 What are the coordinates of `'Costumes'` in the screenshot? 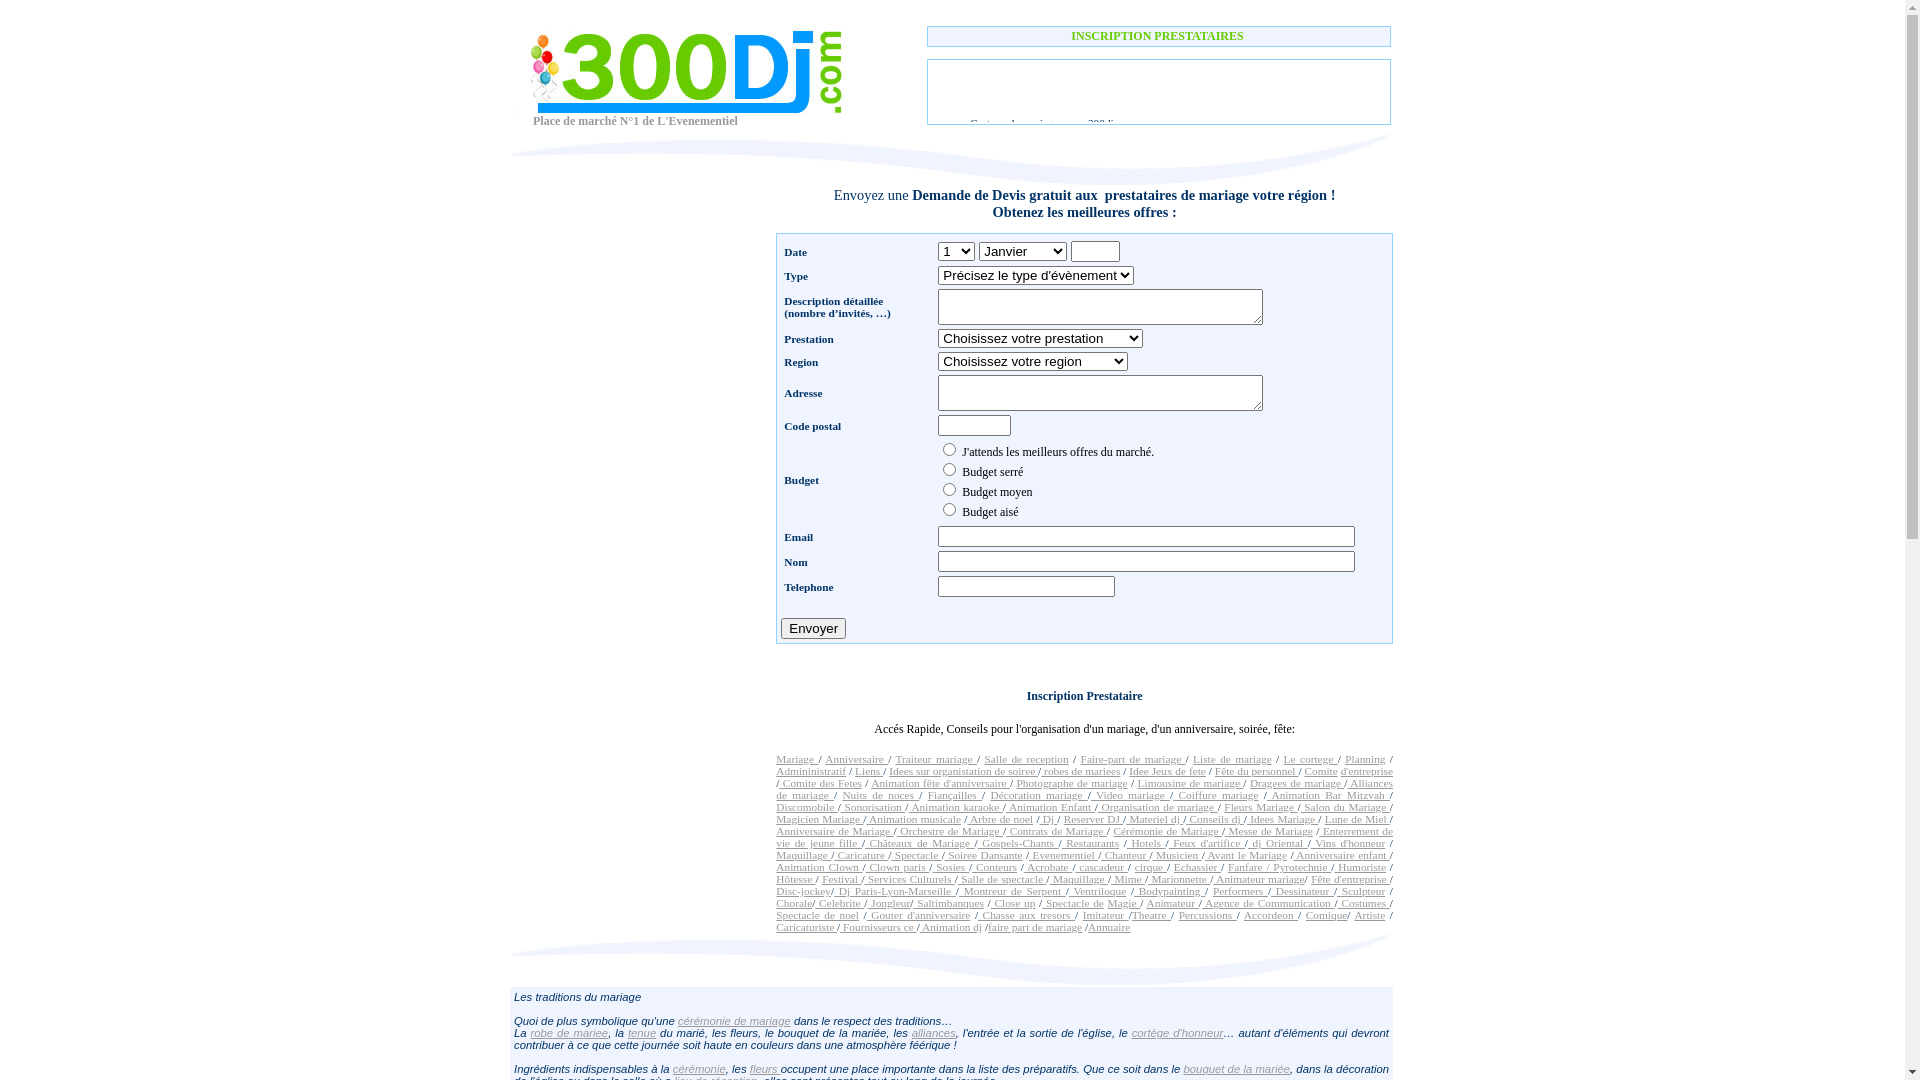 It's located at (1362, 902).